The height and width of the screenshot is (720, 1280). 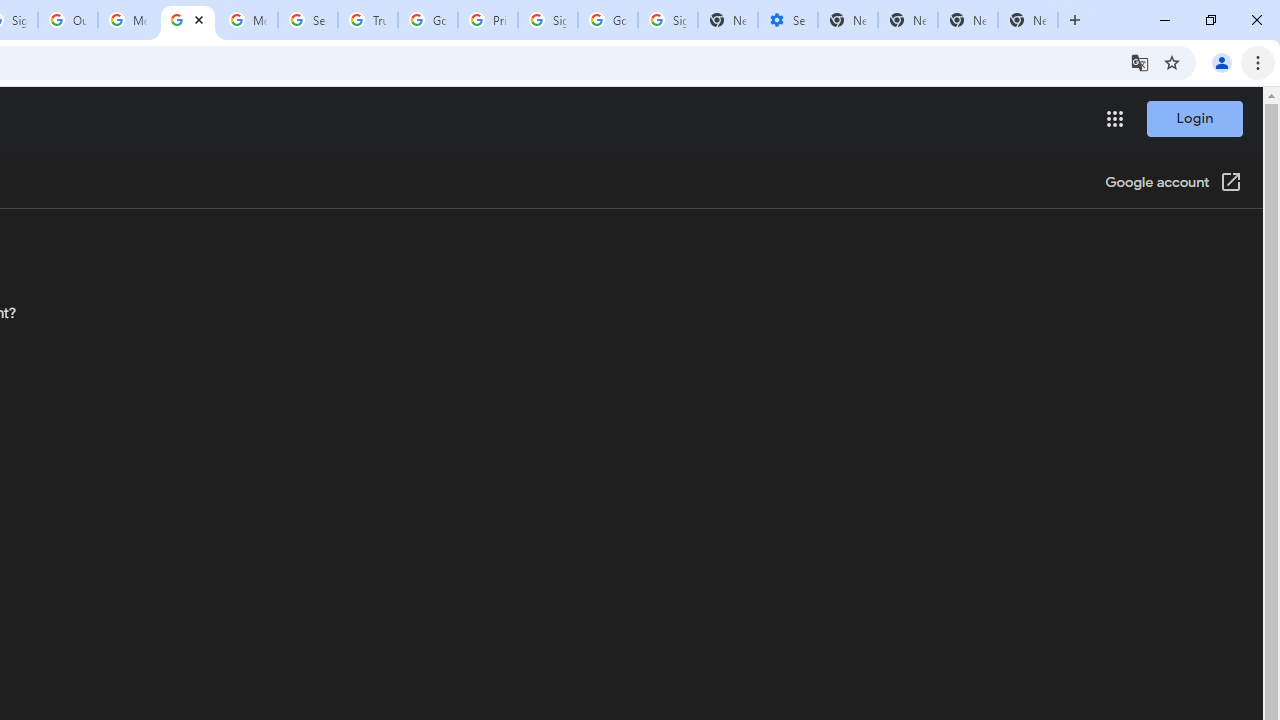 I want to click on 'Google Account (Opens in new window)', so click(x=1173, y=183).